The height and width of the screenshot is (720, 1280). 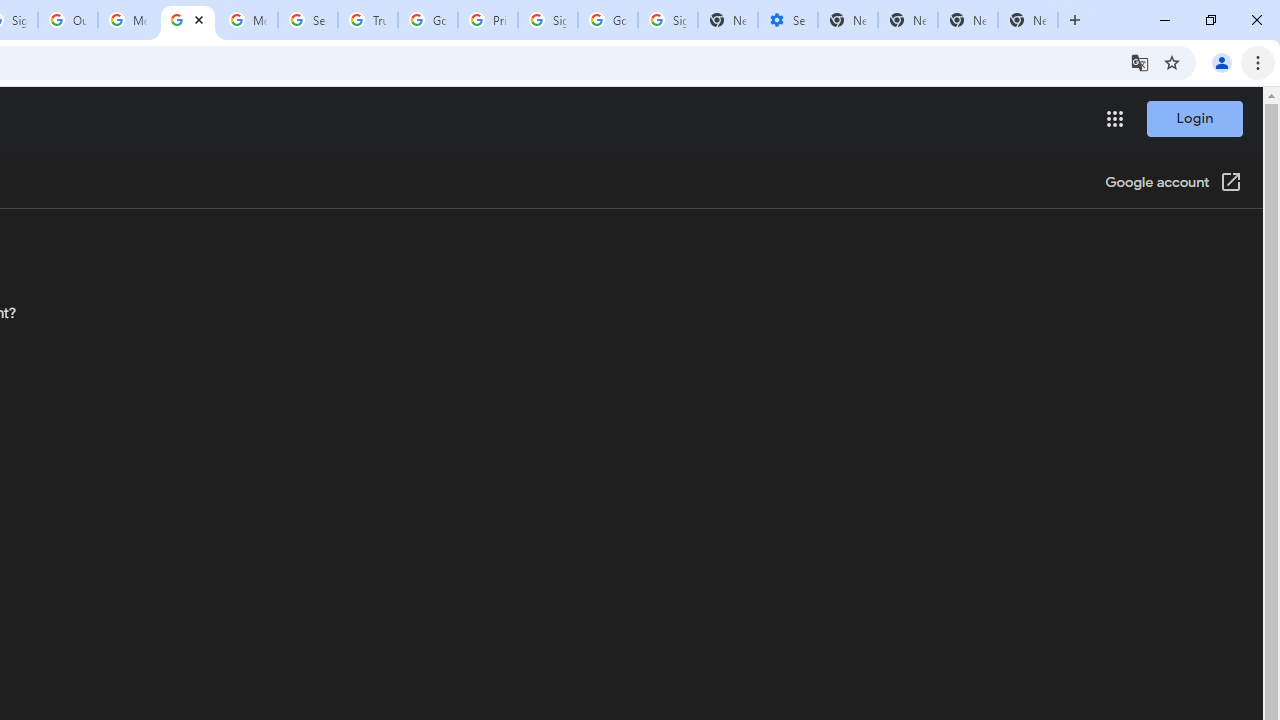 I want to click on 'Google Account (Opens in new window)', so click(x=1173, y=183).